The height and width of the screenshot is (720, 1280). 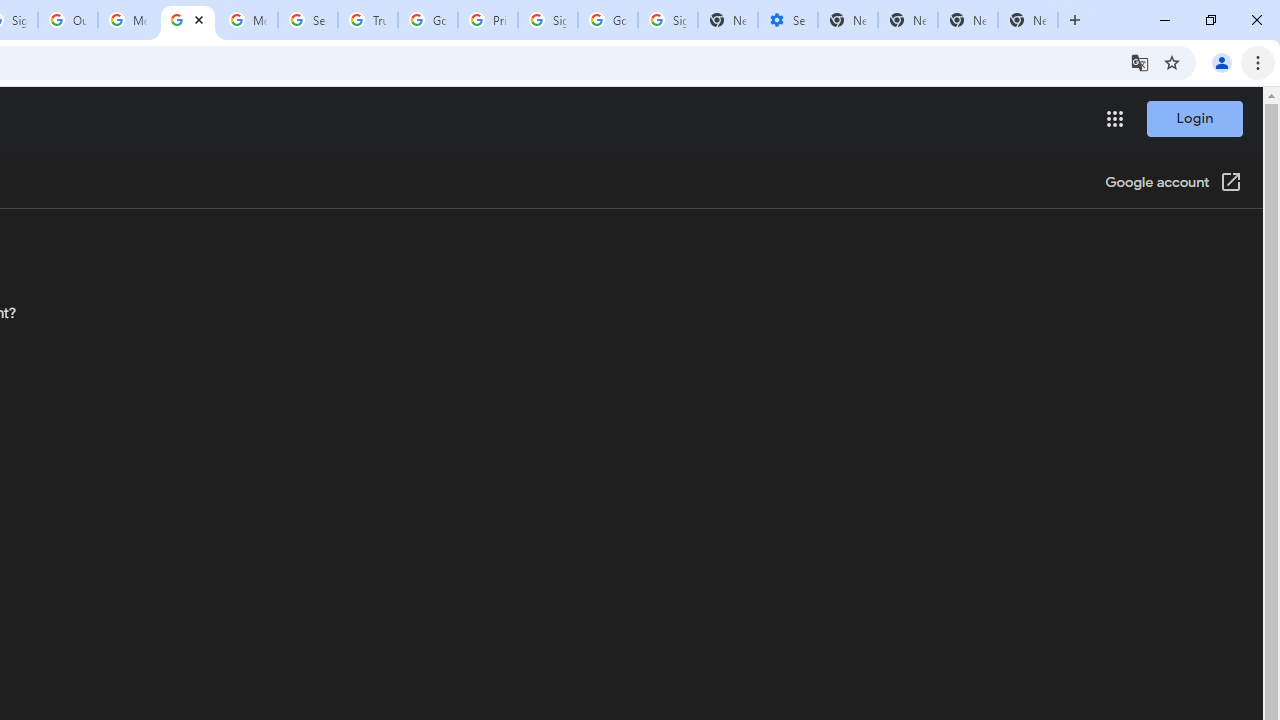 I want to click on 'Google Account (Opens in new window)', so click(x=1173, y=183).